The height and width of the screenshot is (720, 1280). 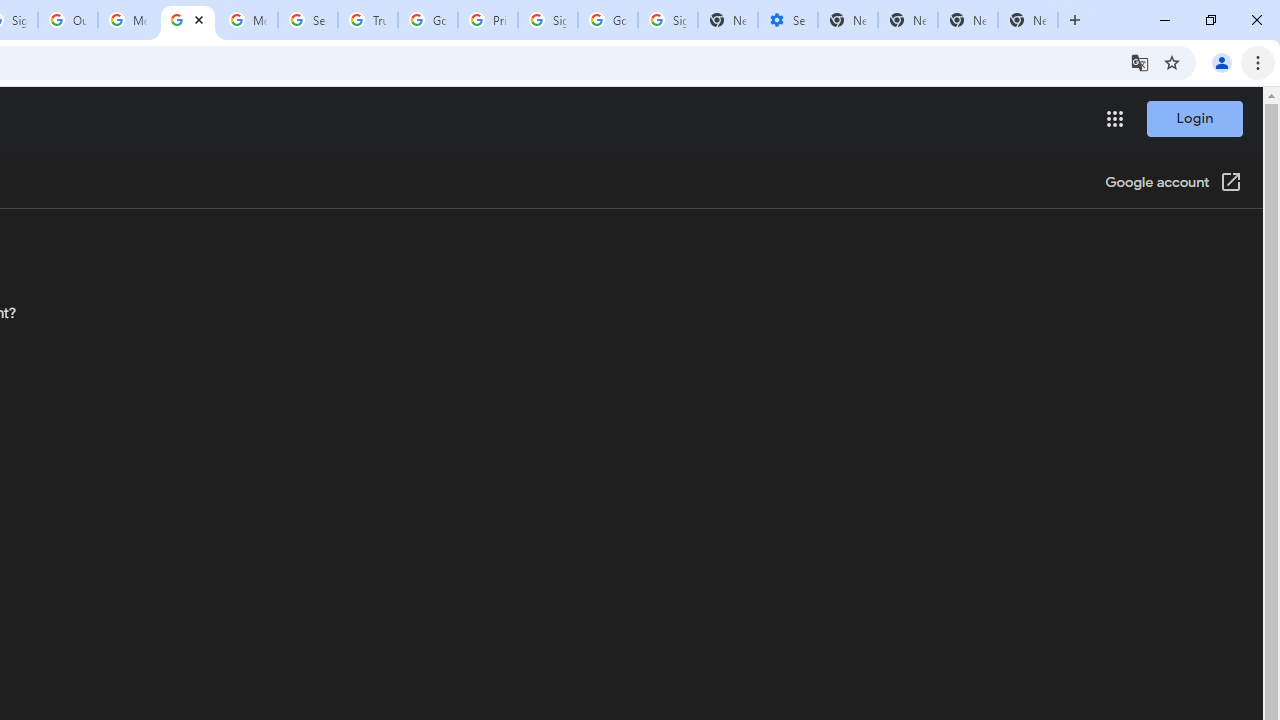 I want to click on 'Google Account (Opens in new window)', so click(x=1173, y=183).